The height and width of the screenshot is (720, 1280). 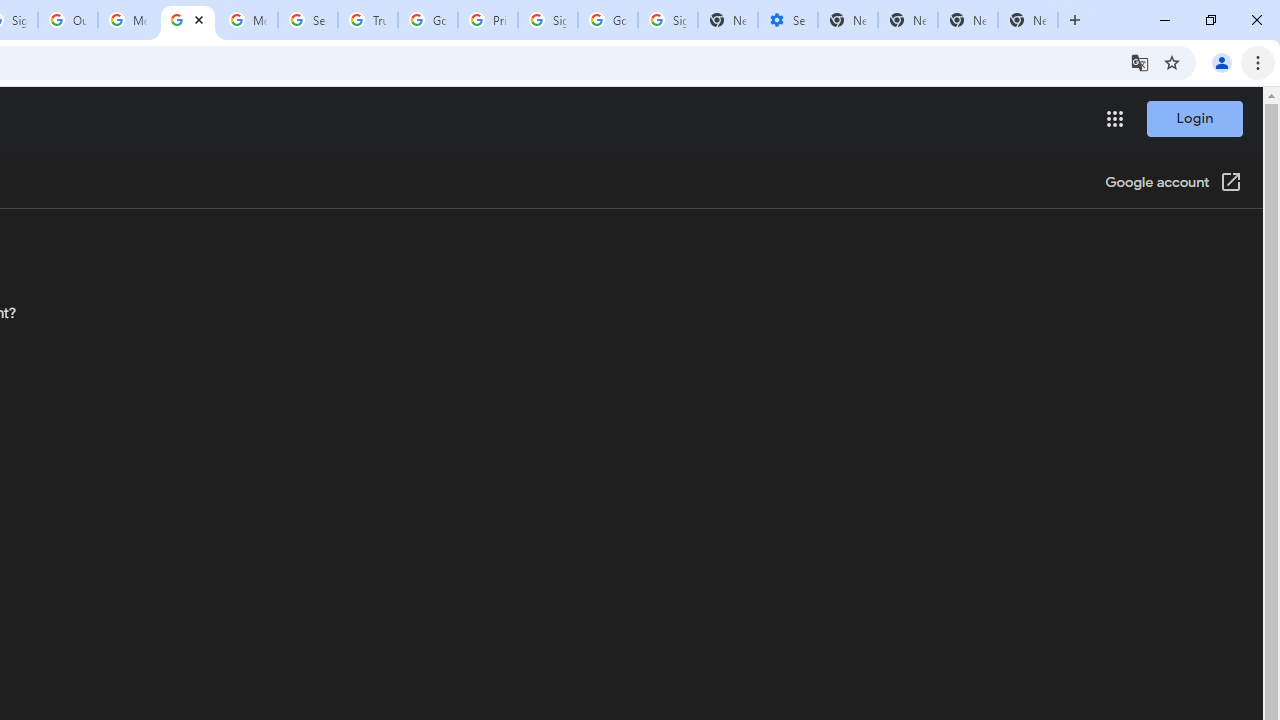 I want to click on 'Google Account (Opens in new window)', so click(x=1173, y=183).